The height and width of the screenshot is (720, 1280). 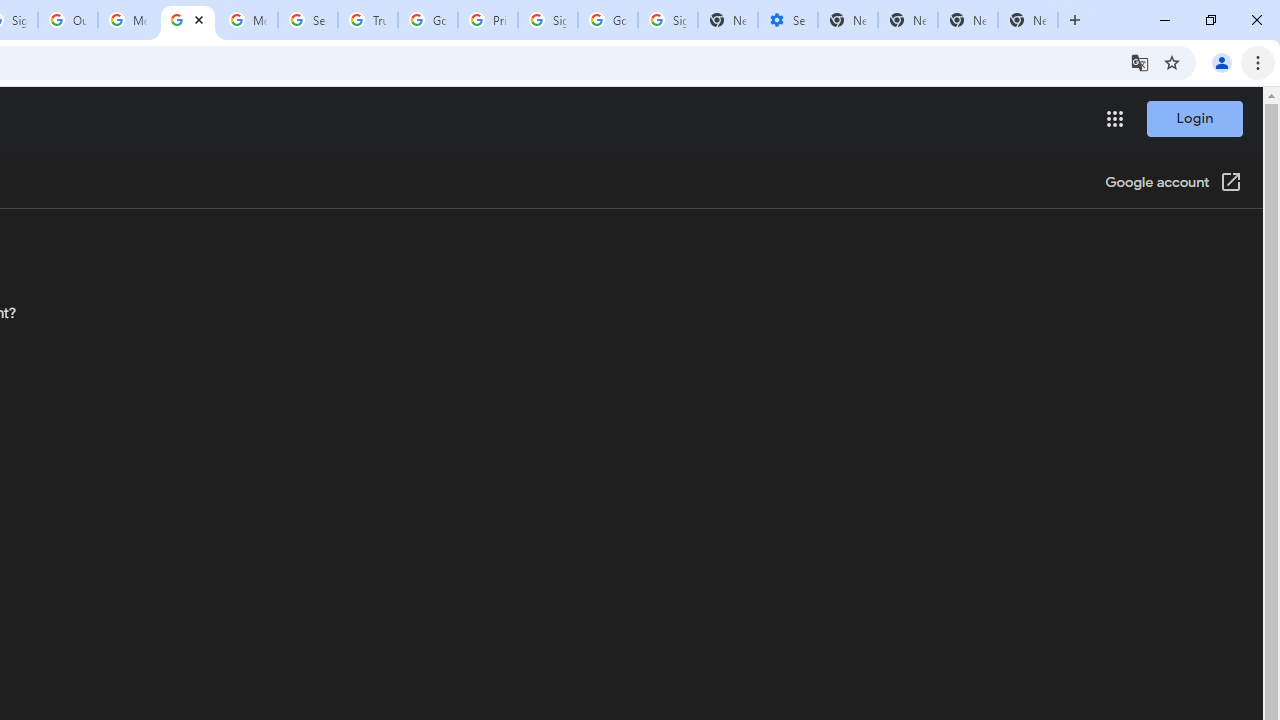 I want to click on 'Google Account (Opens in new window)', so click(x=1173, y=183).